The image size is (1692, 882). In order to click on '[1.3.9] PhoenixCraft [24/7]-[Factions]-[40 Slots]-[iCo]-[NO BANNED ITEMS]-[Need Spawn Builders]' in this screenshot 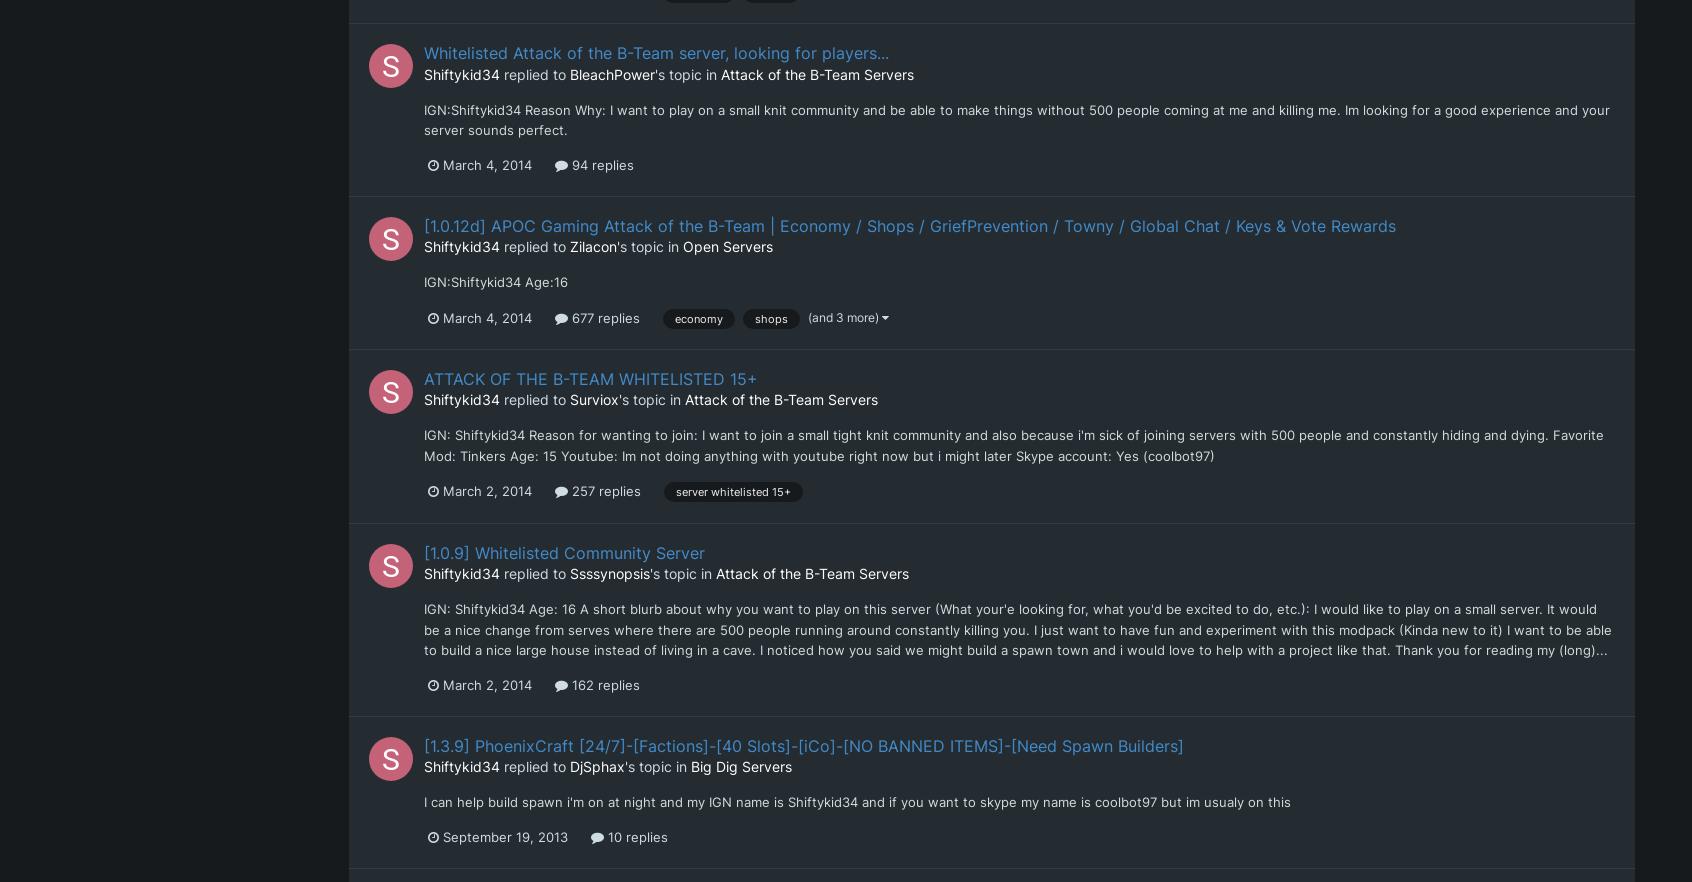, I will do `click(804, 744)`.